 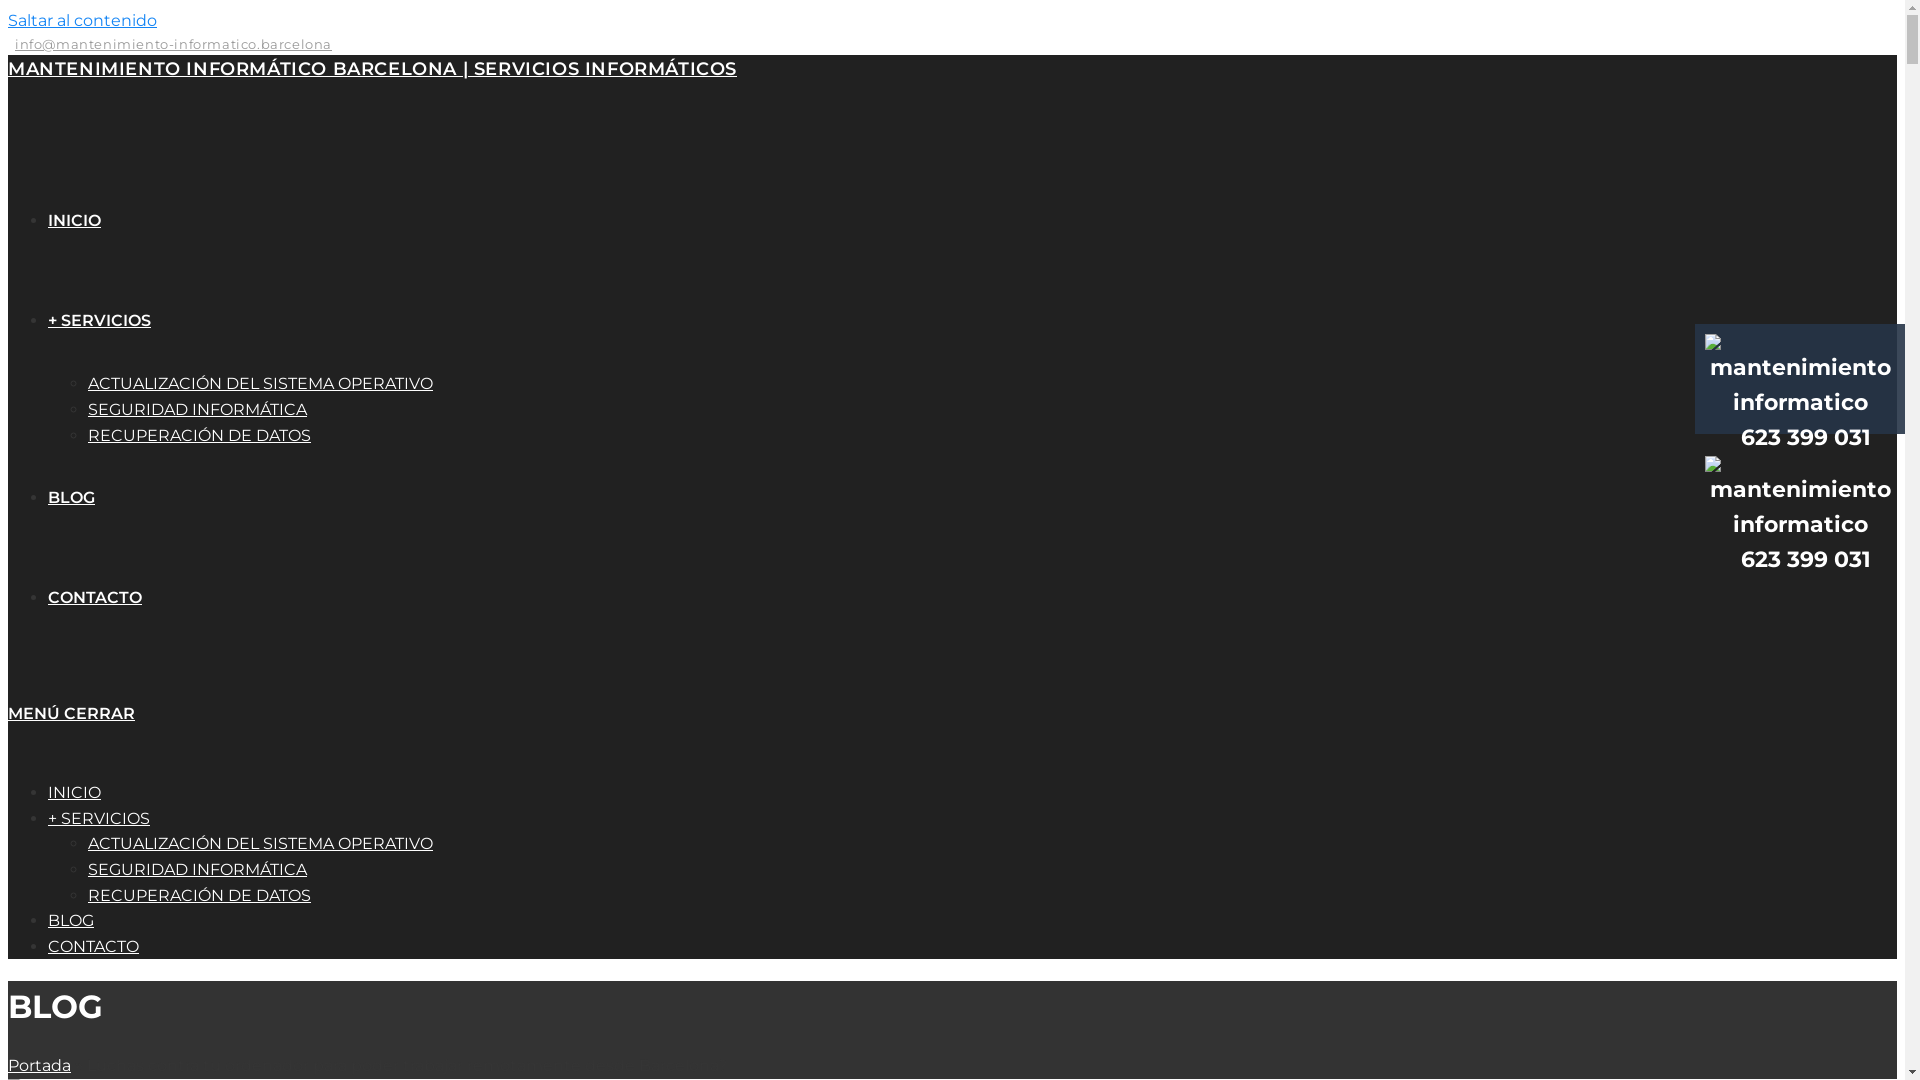 I want to click on 'CONTACTO', so click(x=94, y=596).